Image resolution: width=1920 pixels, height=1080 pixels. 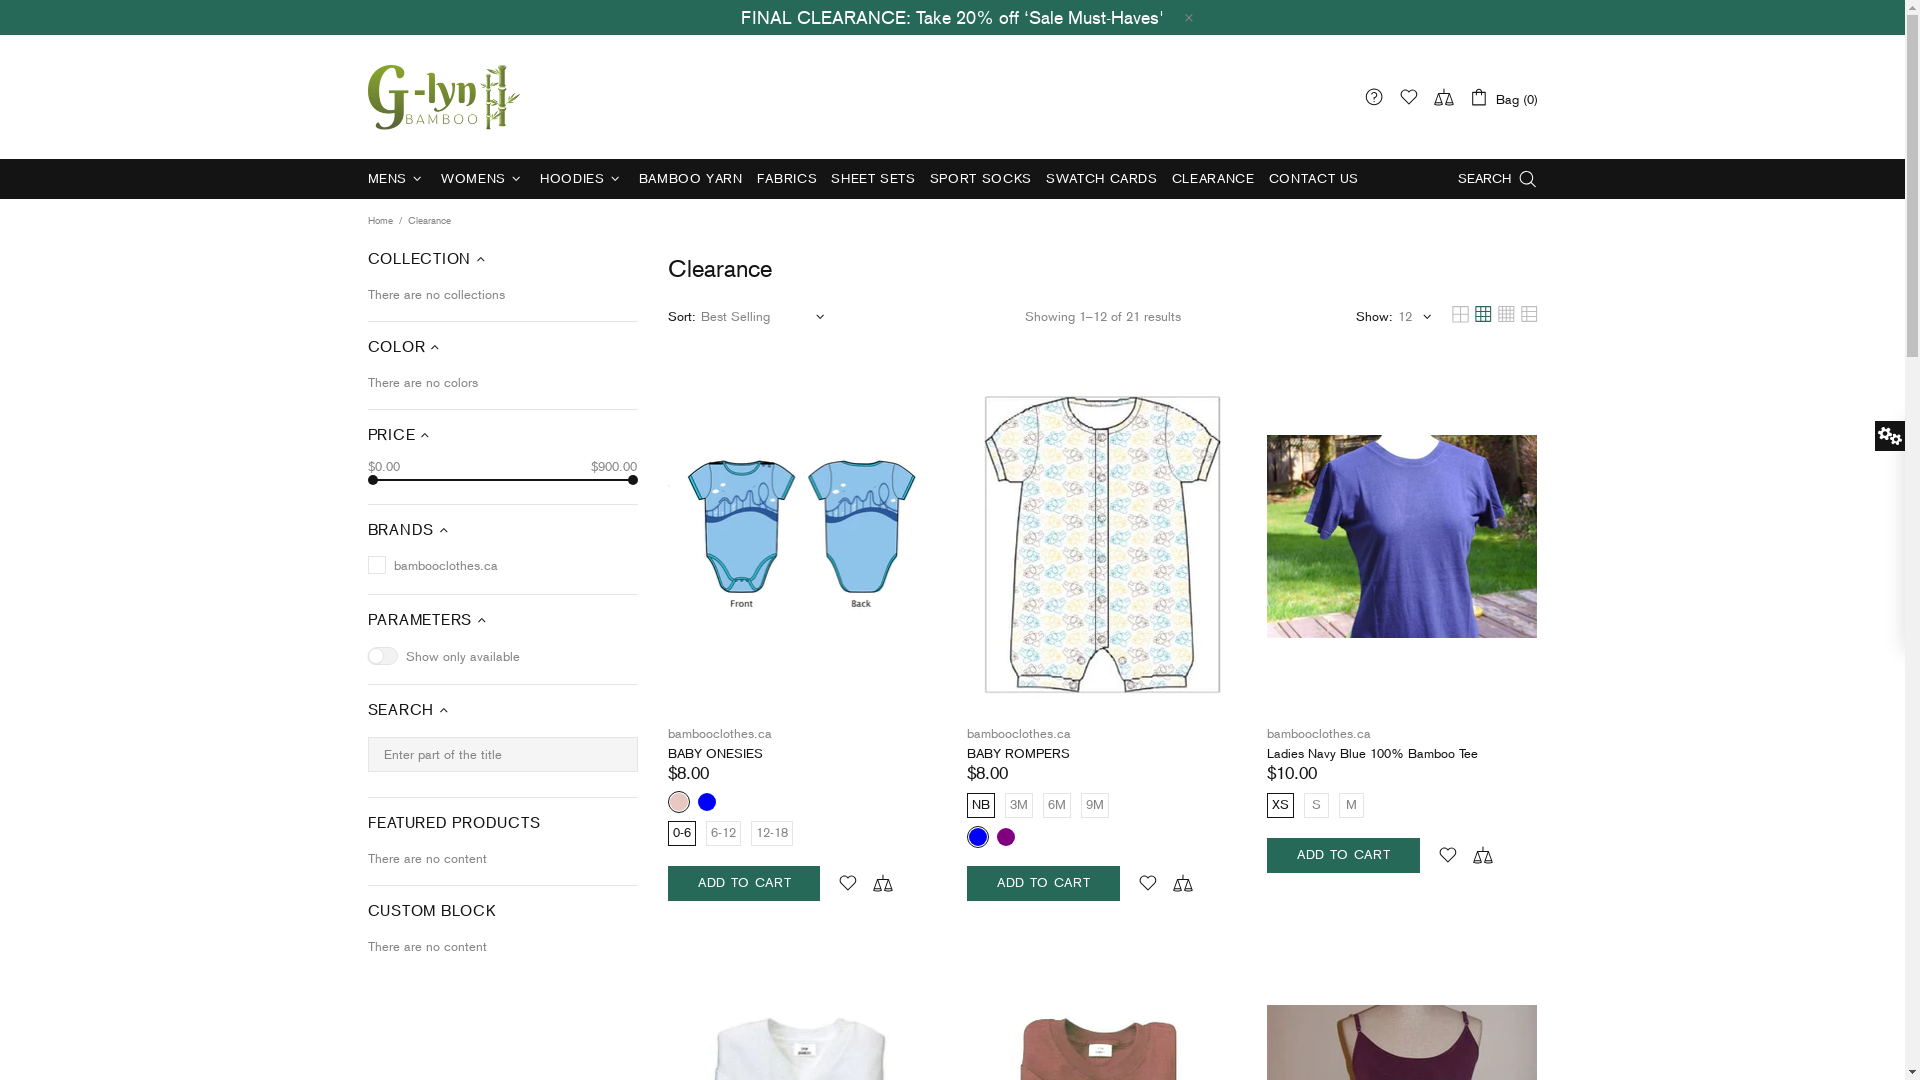 I want to click on 'Bag (0)', so click(x=1502, y=96).